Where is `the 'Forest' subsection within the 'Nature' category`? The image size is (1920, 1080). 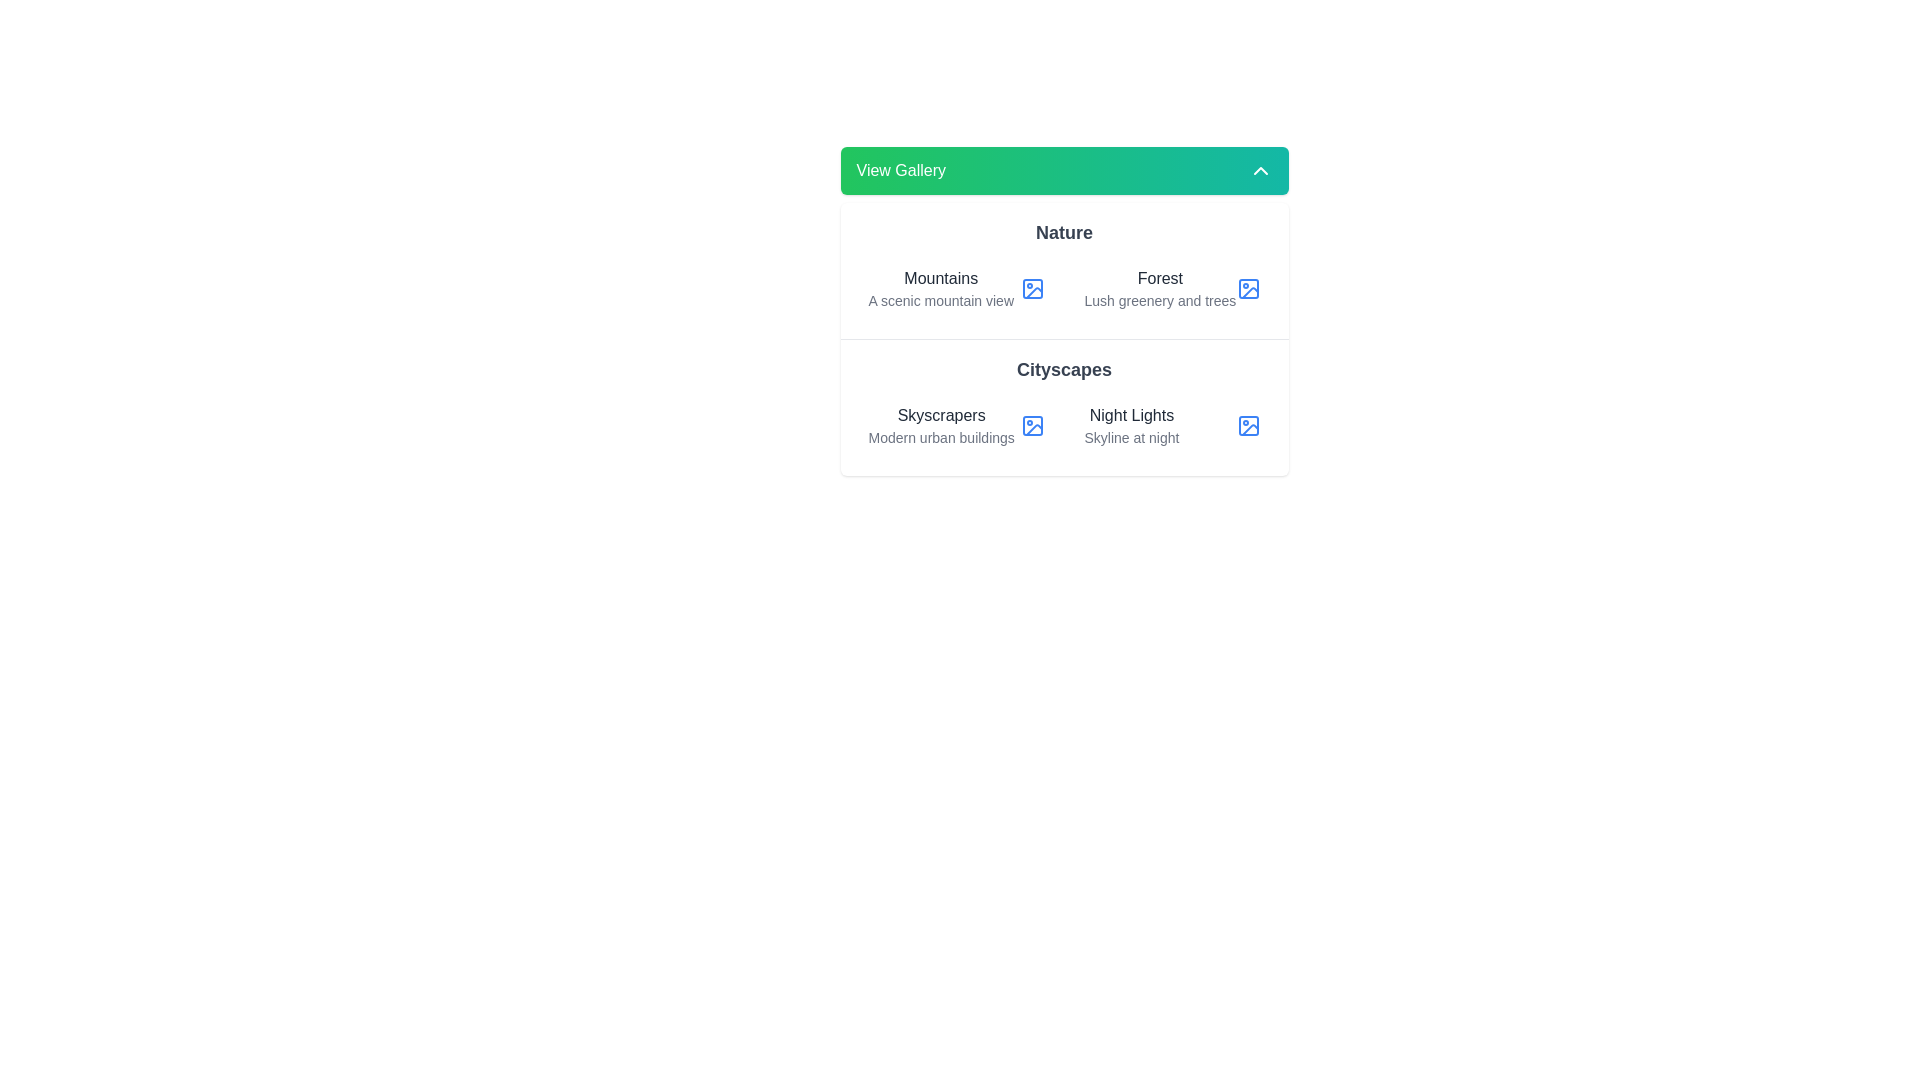 the 'Forest' subsection within the 'Nature' category is located at coordinates (1063, 270).